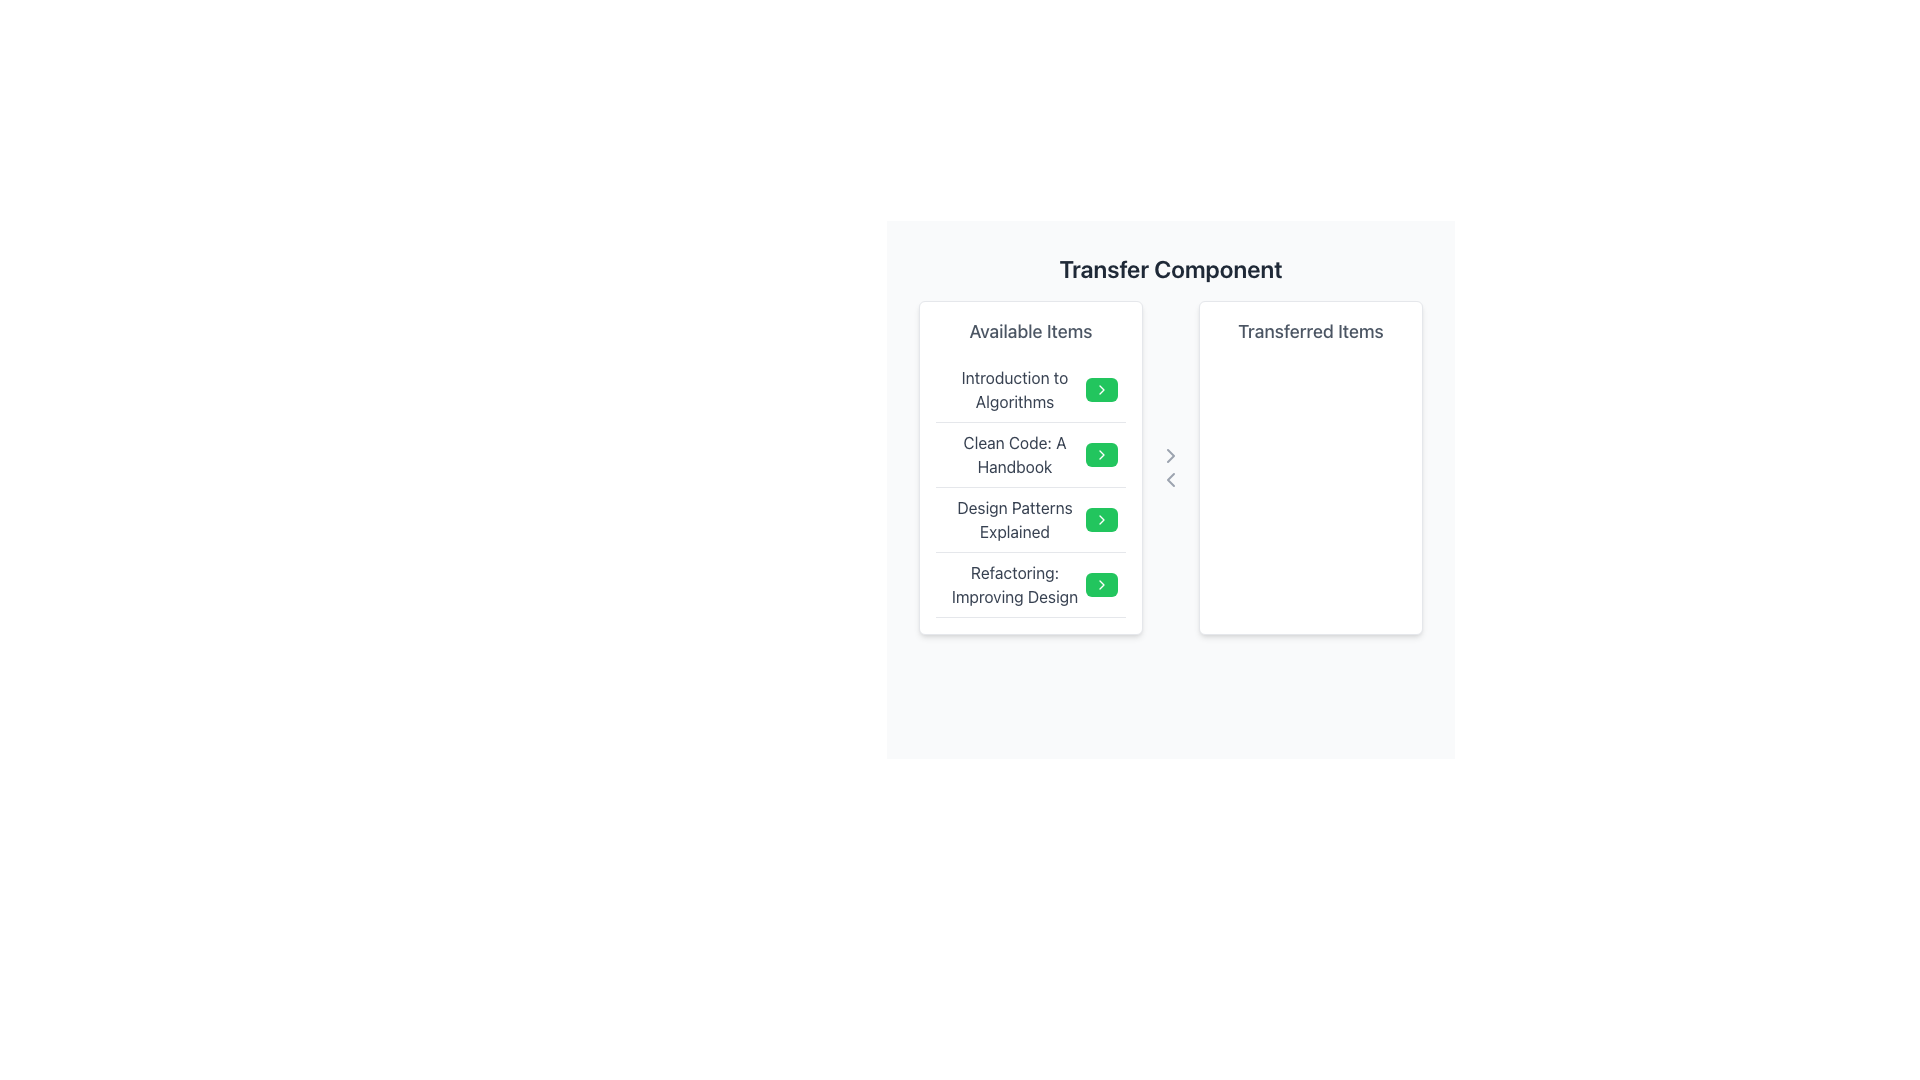  Describe the element at coordinates (1031, 585) in the screenshot. I see `the green action button with a right-arrow icon located on the right side of the list item containing the text 'Refactoring: Improving Design' in the 'Available Items' list` at that location.